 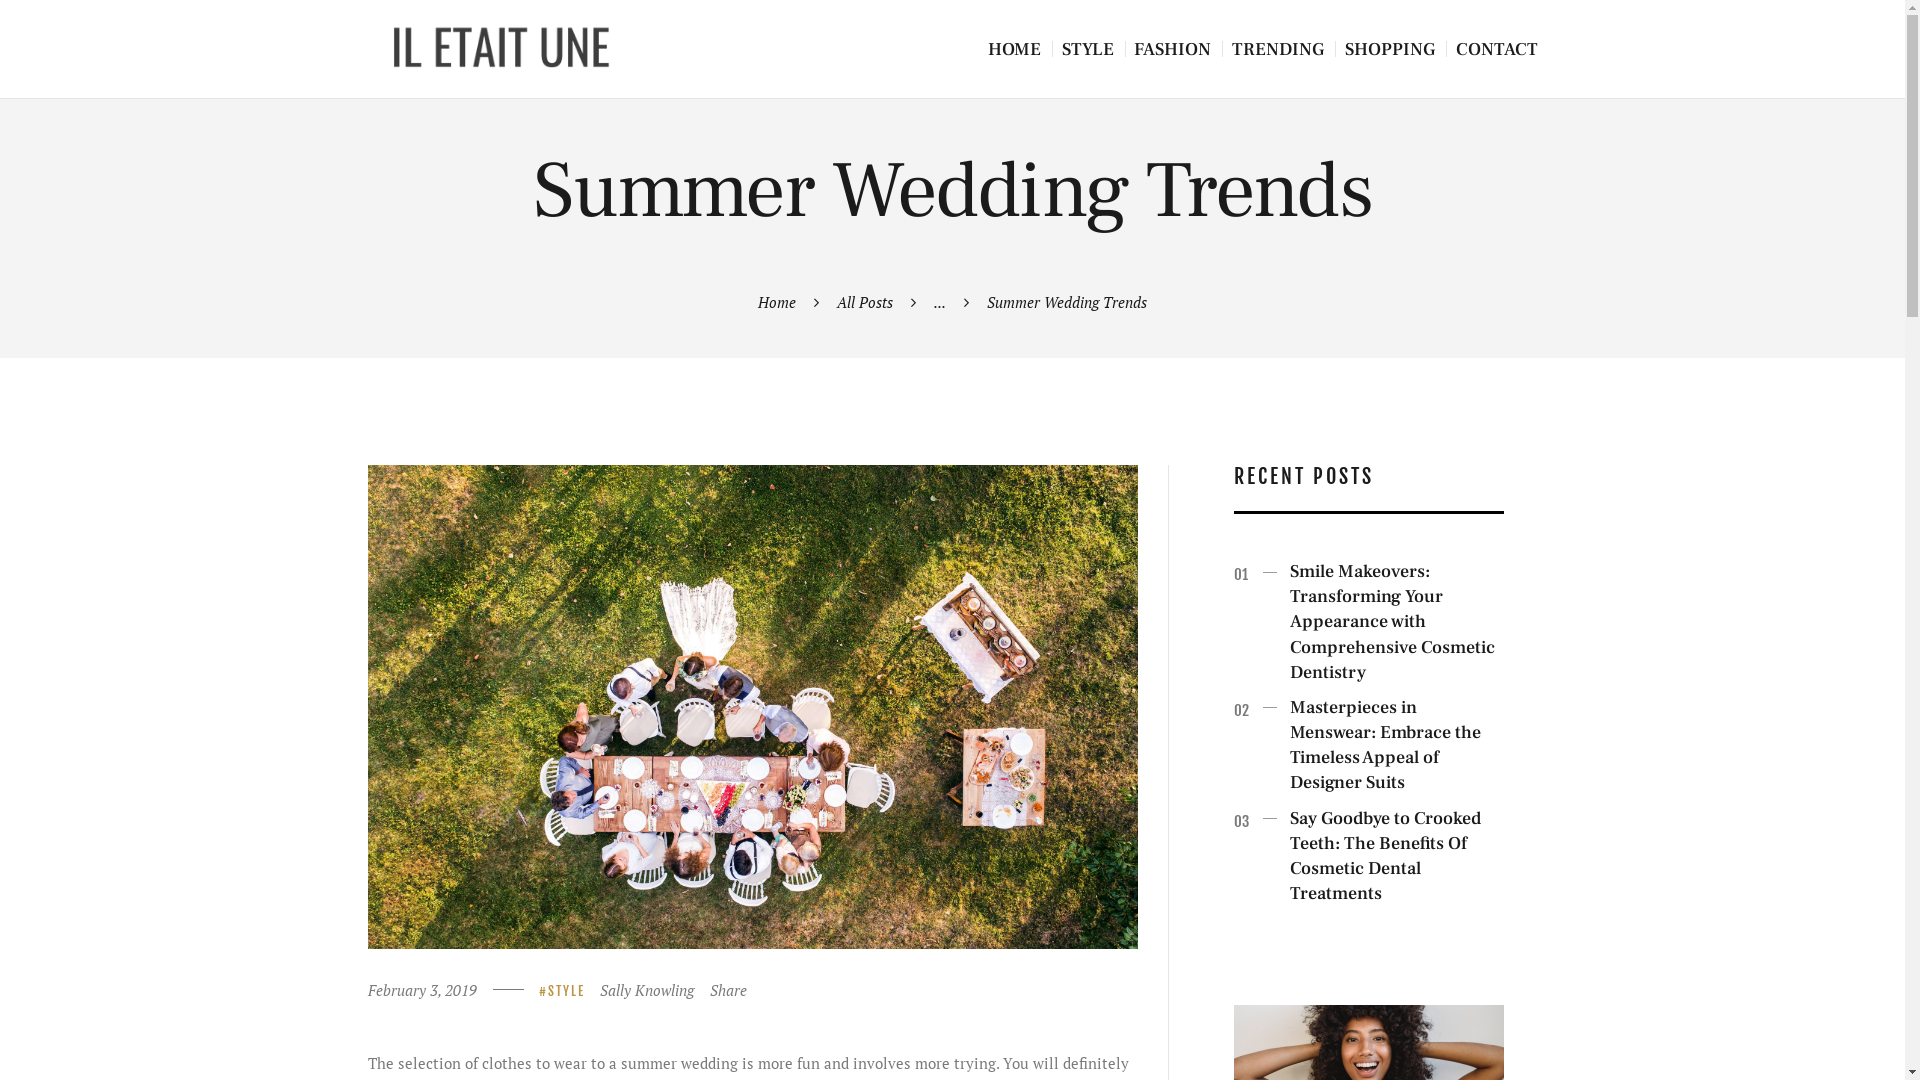 I want to click on 'Home', so click(x=776, y=301).